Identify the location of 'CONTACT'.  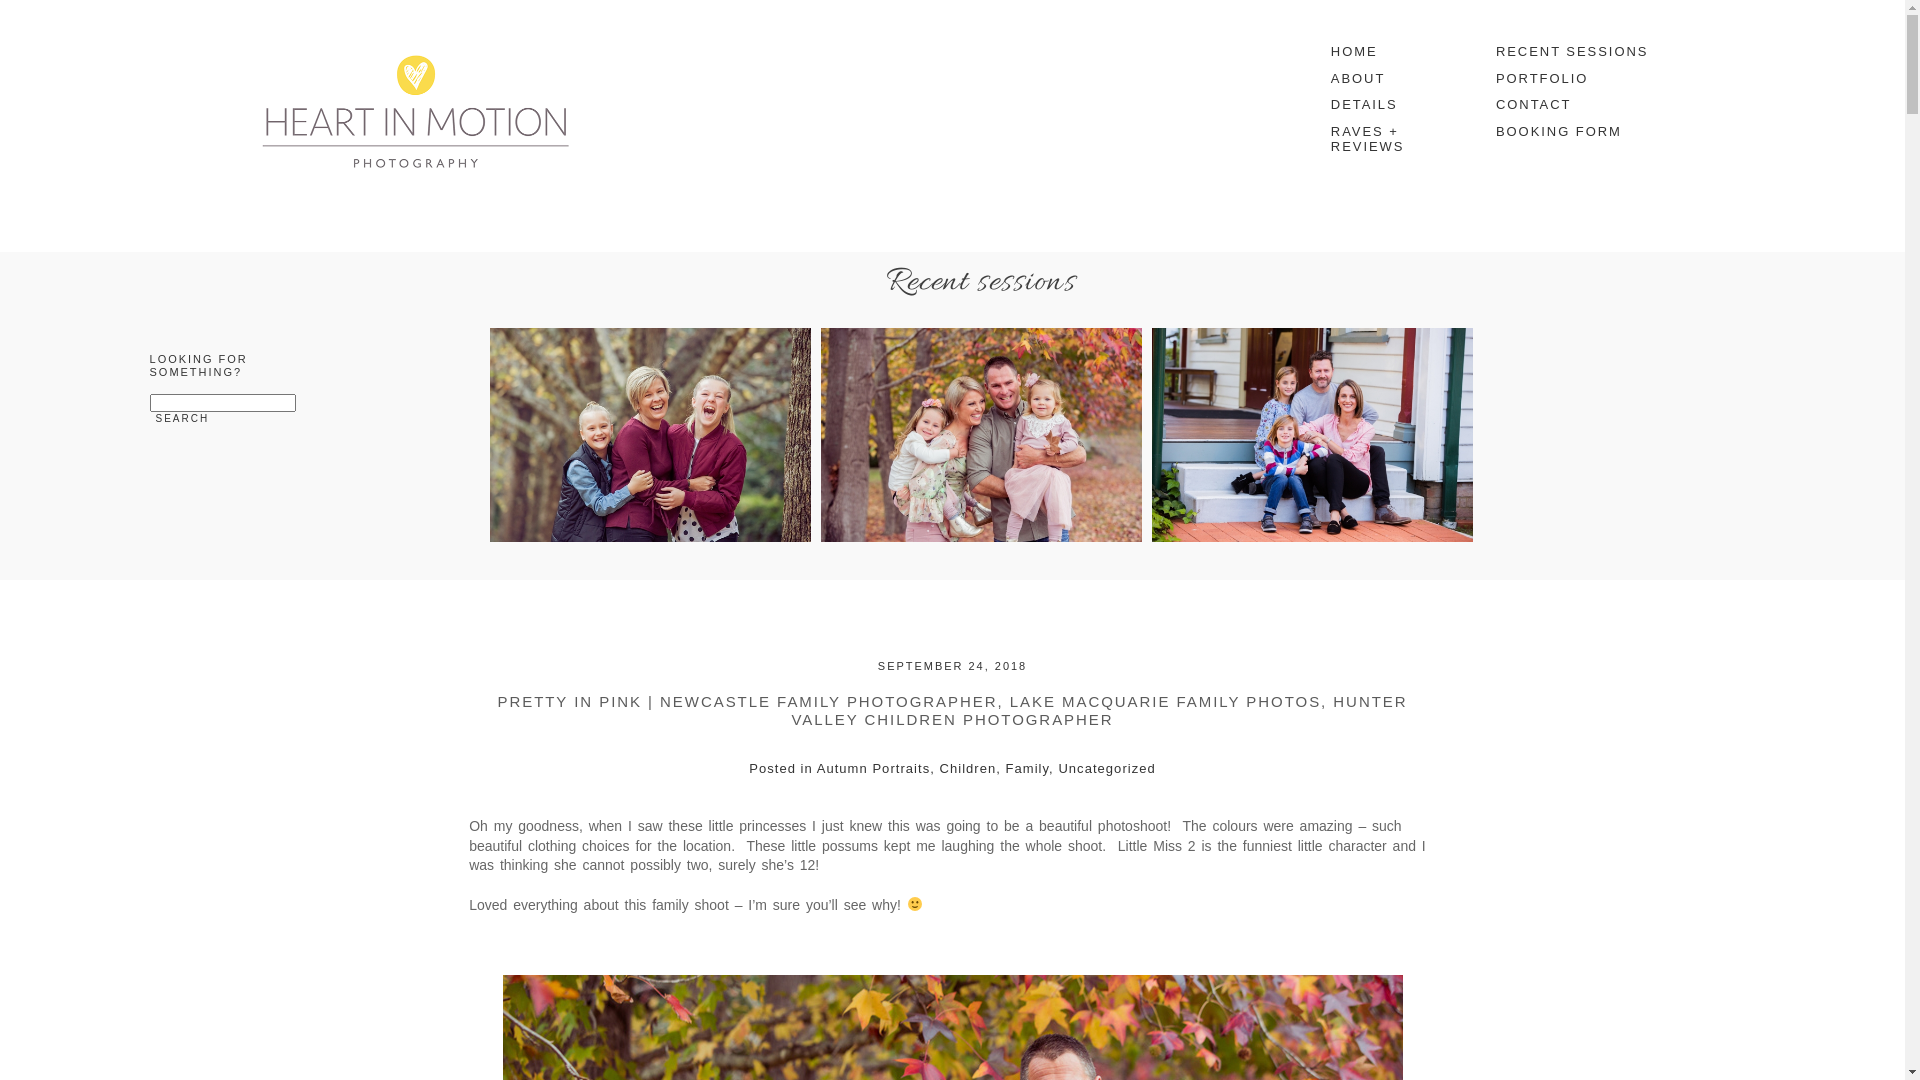
(1573, 105).